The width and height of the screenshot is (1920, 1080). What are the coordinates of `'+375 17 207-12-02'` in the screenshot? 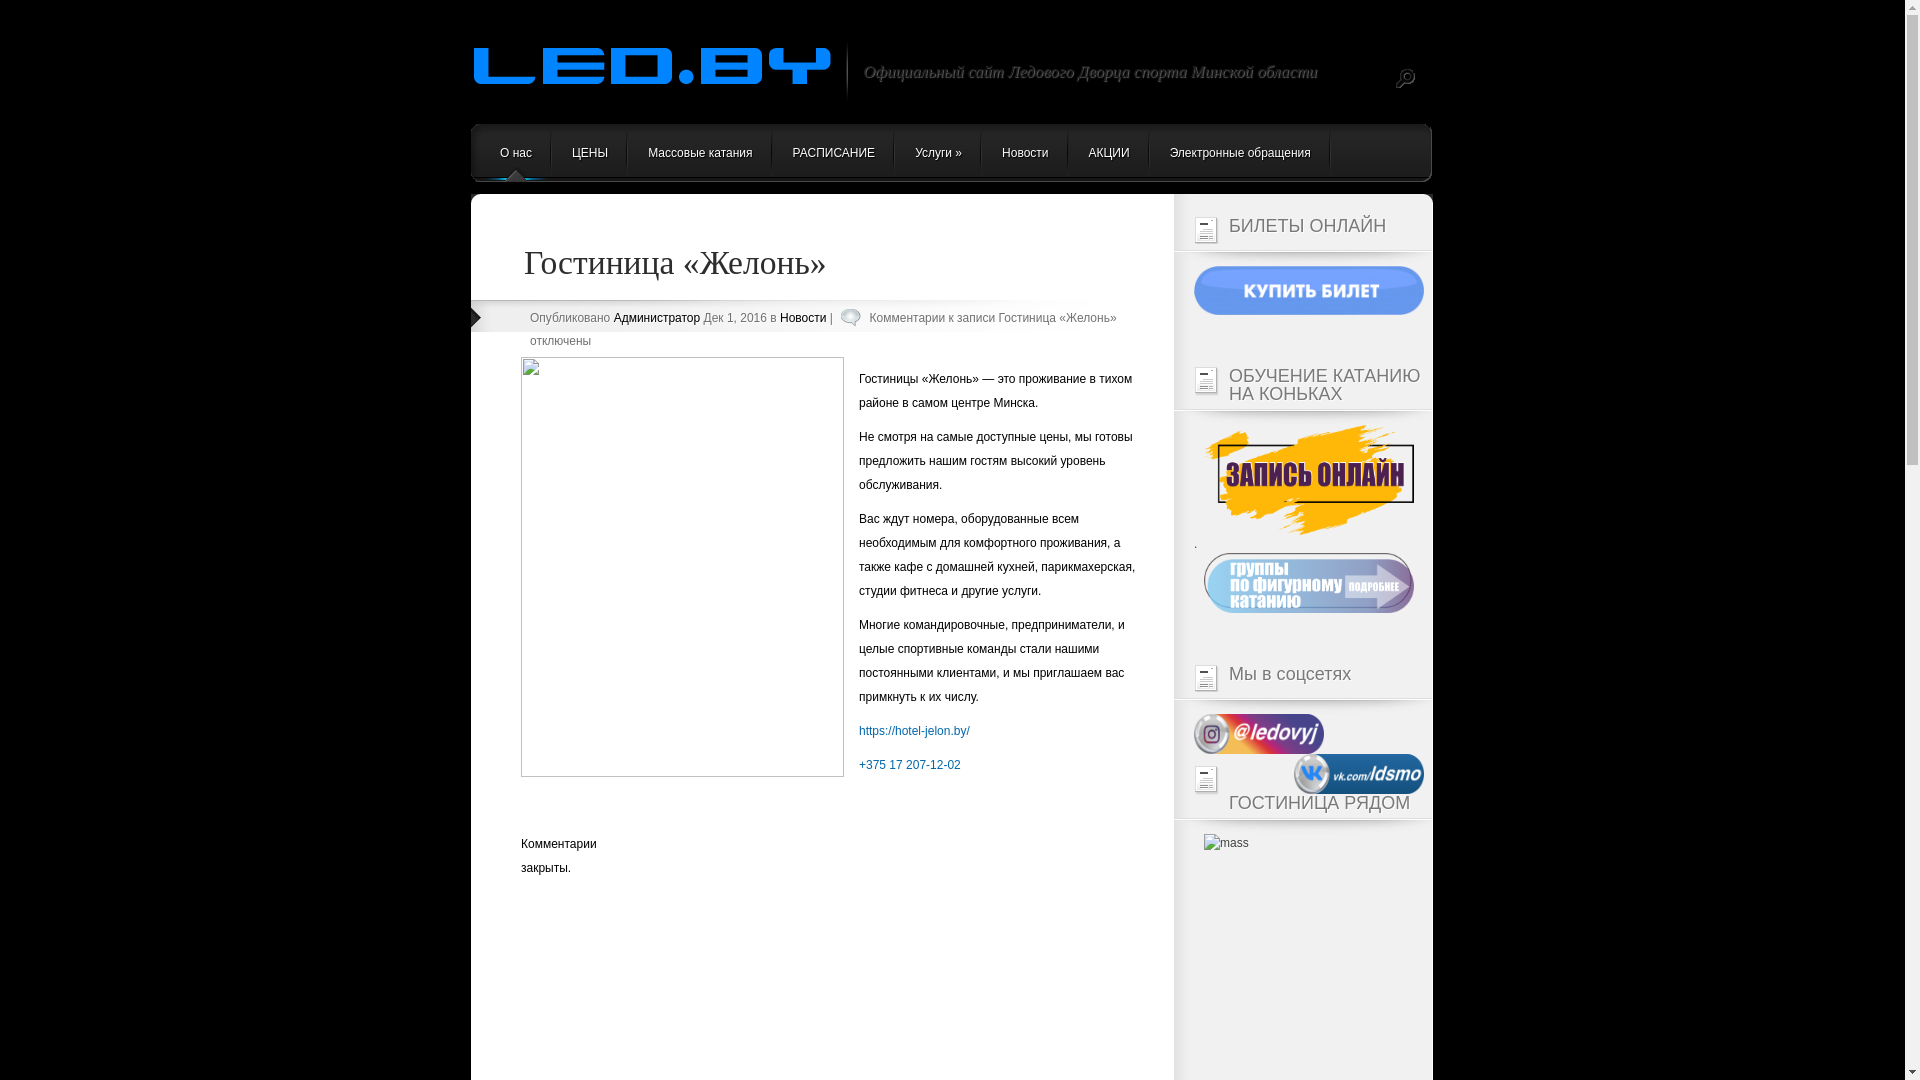 It's located at (859, 764).